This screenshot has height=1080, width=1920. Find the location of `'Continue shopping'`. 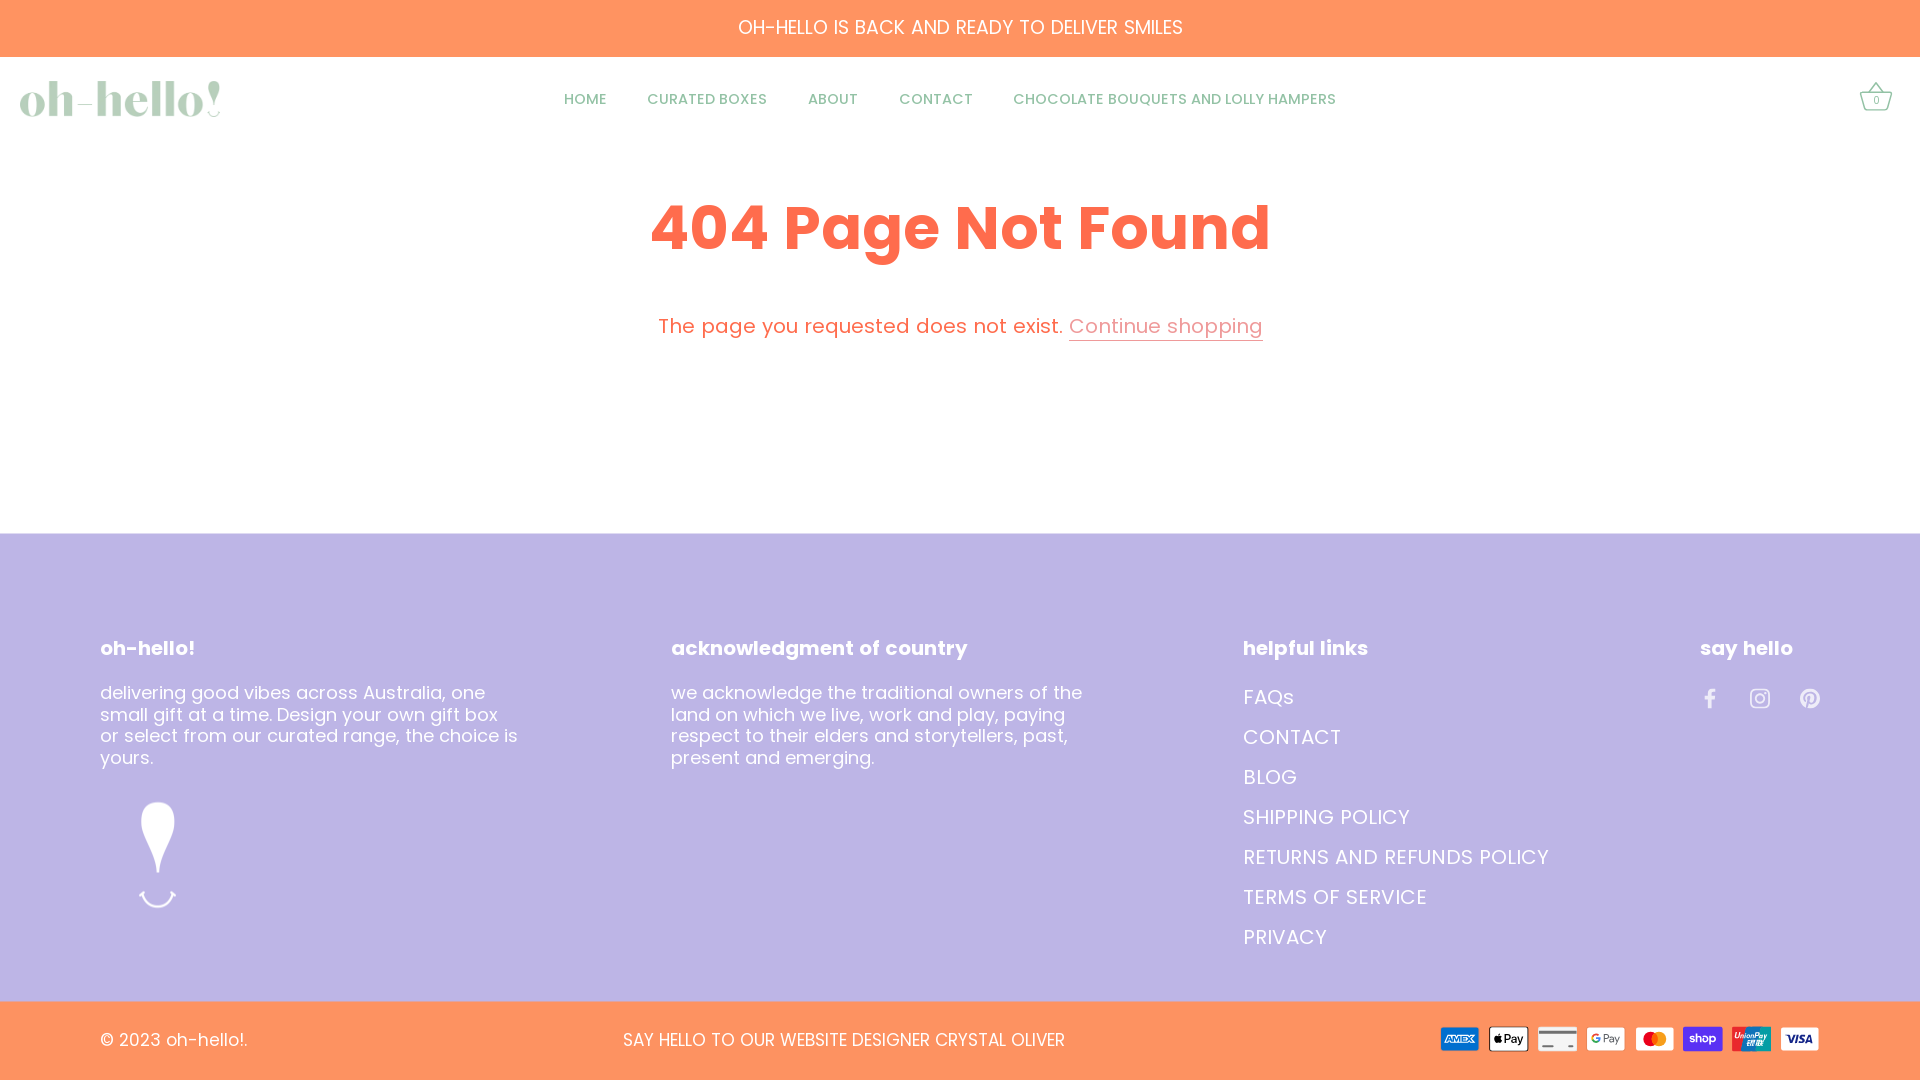

'Continue shopping' is located at coordinates (1165, 325).